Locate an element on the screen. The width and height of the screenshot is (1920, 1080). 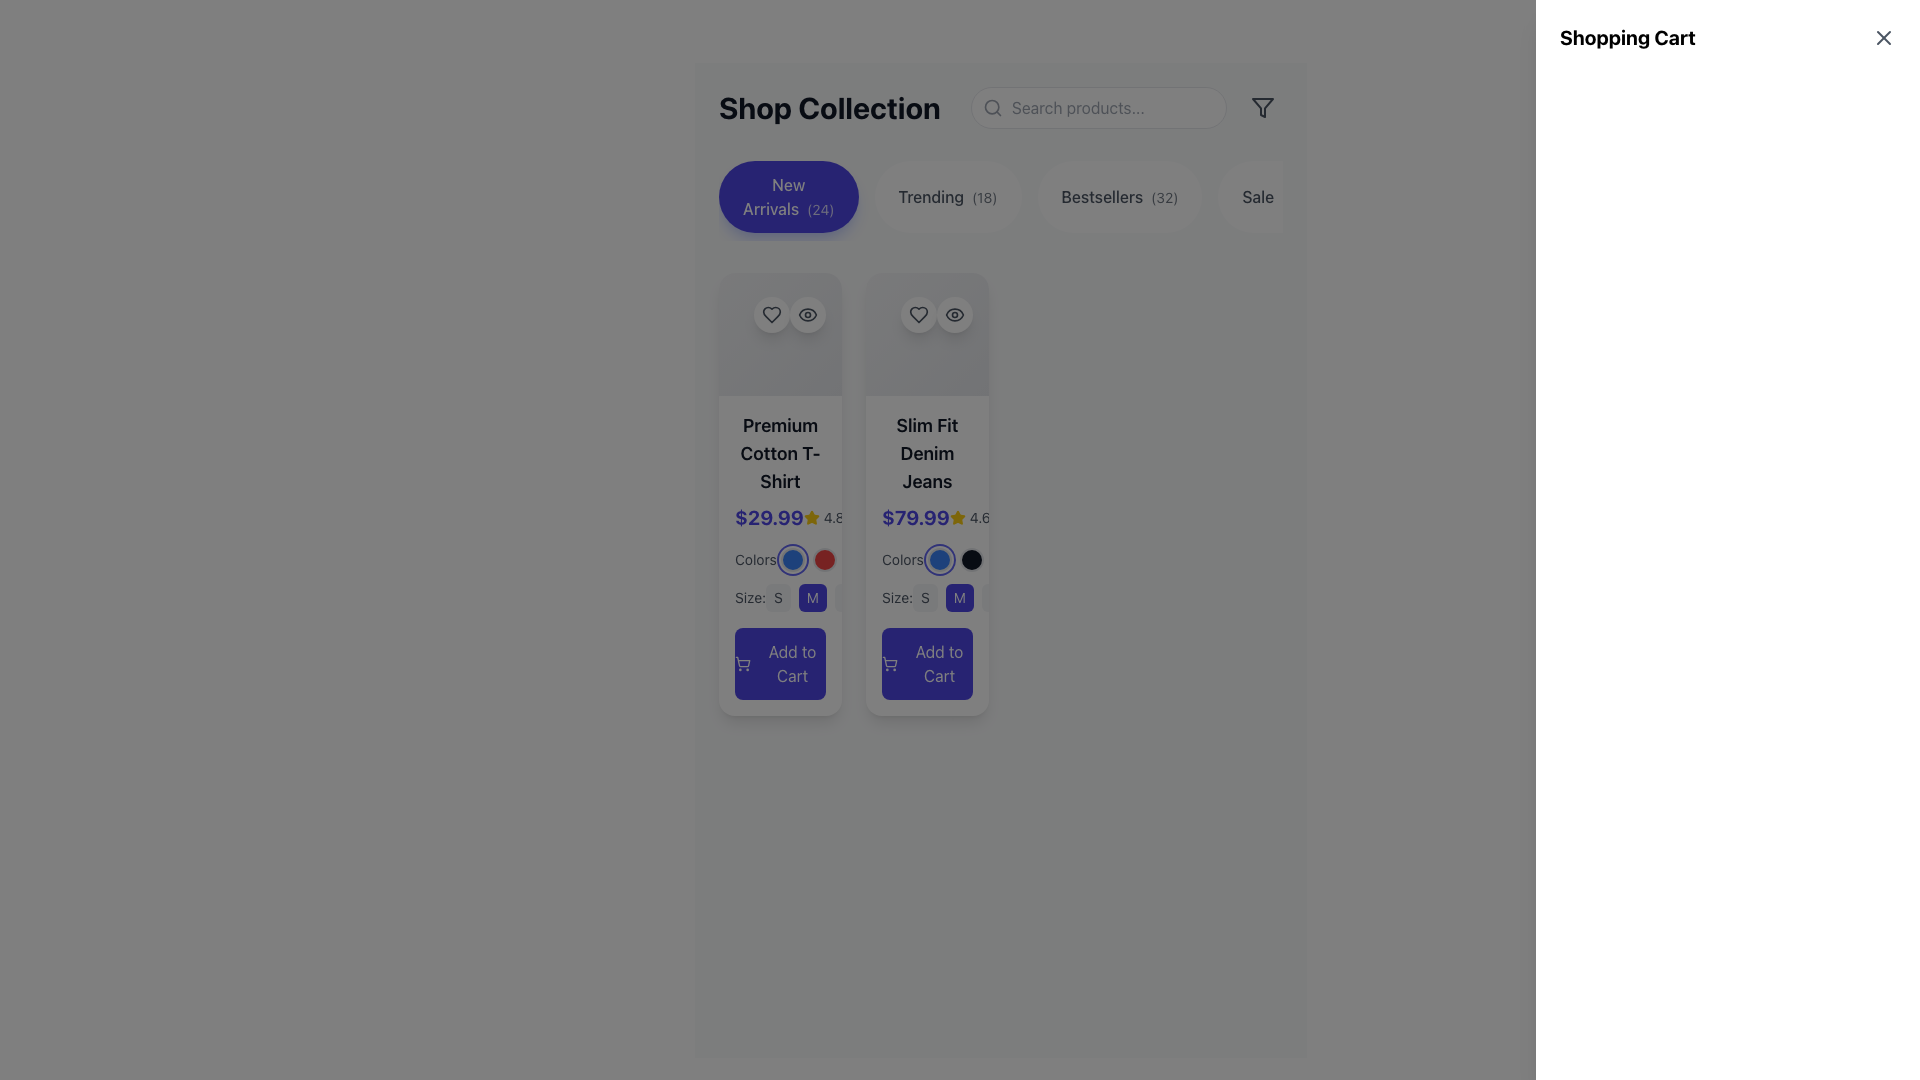
the button is located at coordinates (938, 559).